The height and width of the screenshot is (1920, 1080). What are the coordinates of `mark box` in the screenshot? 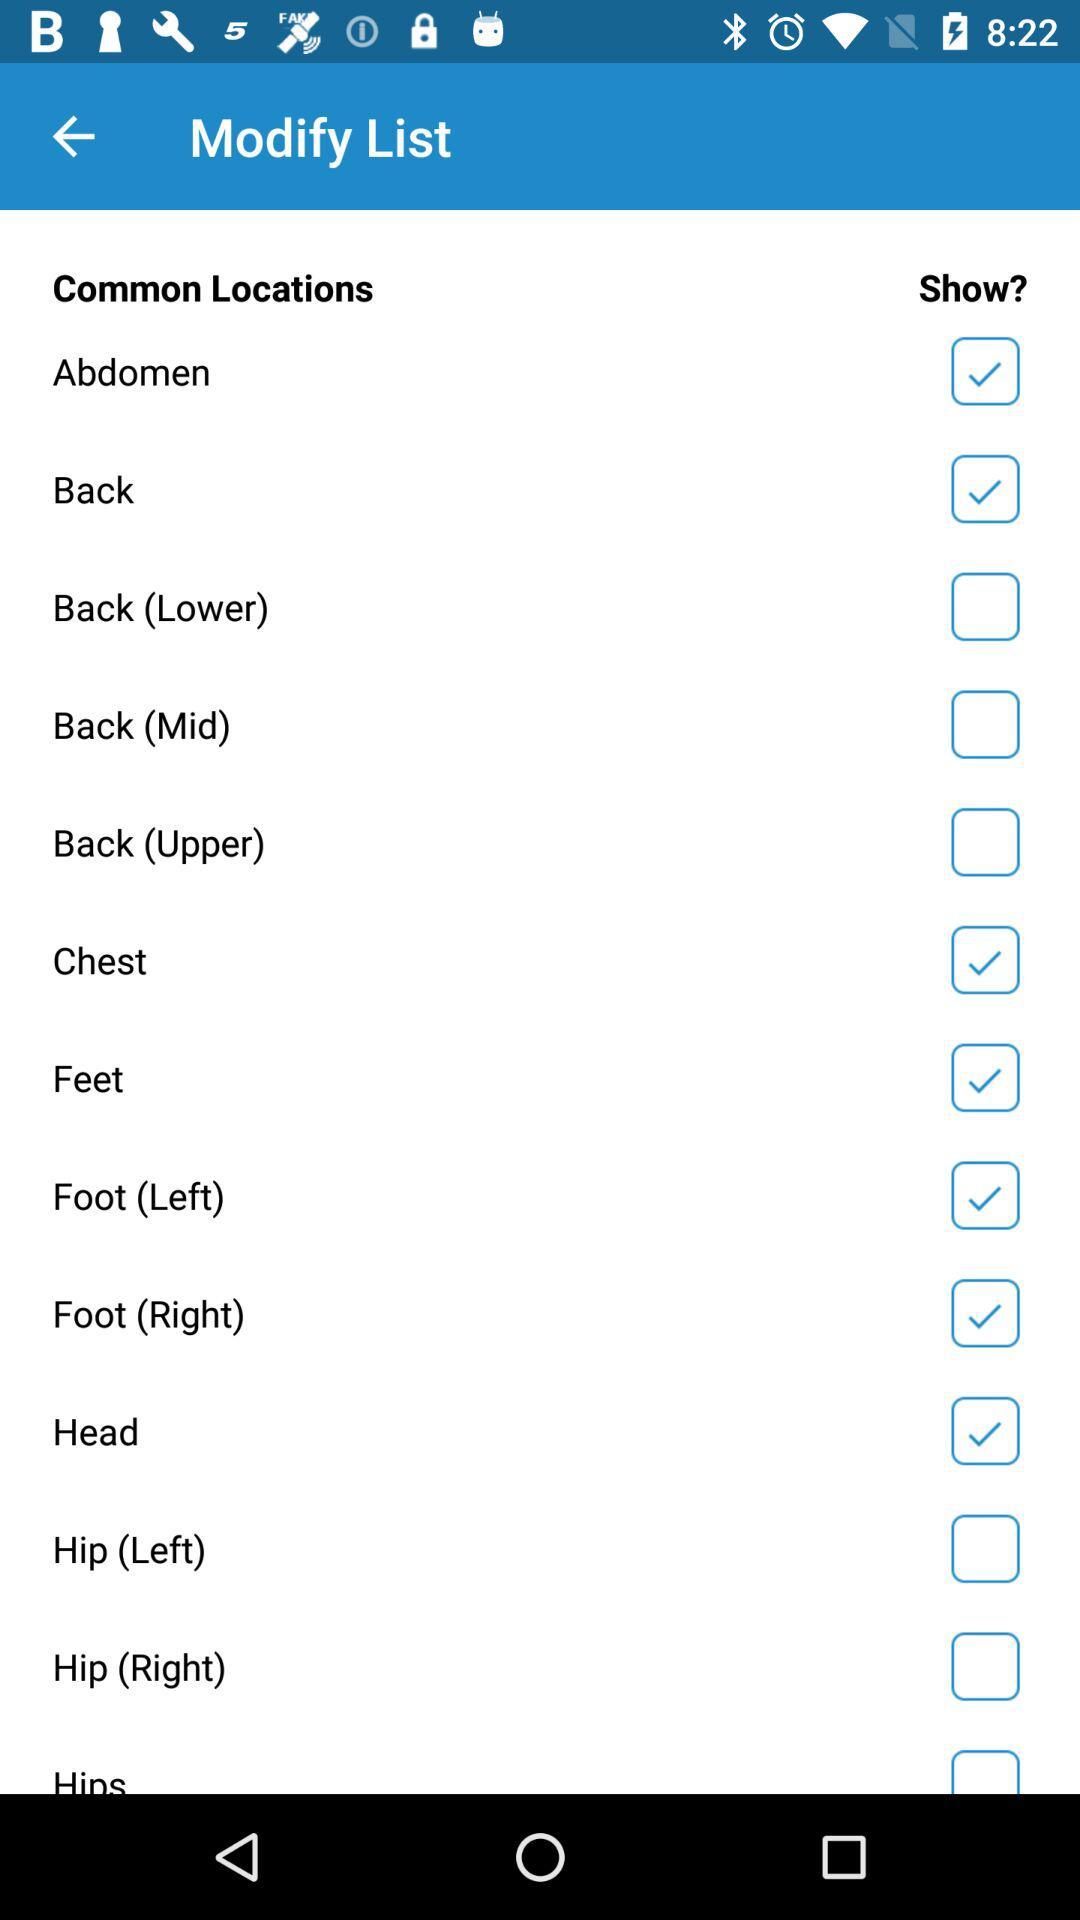 It's located at (984, 1666).